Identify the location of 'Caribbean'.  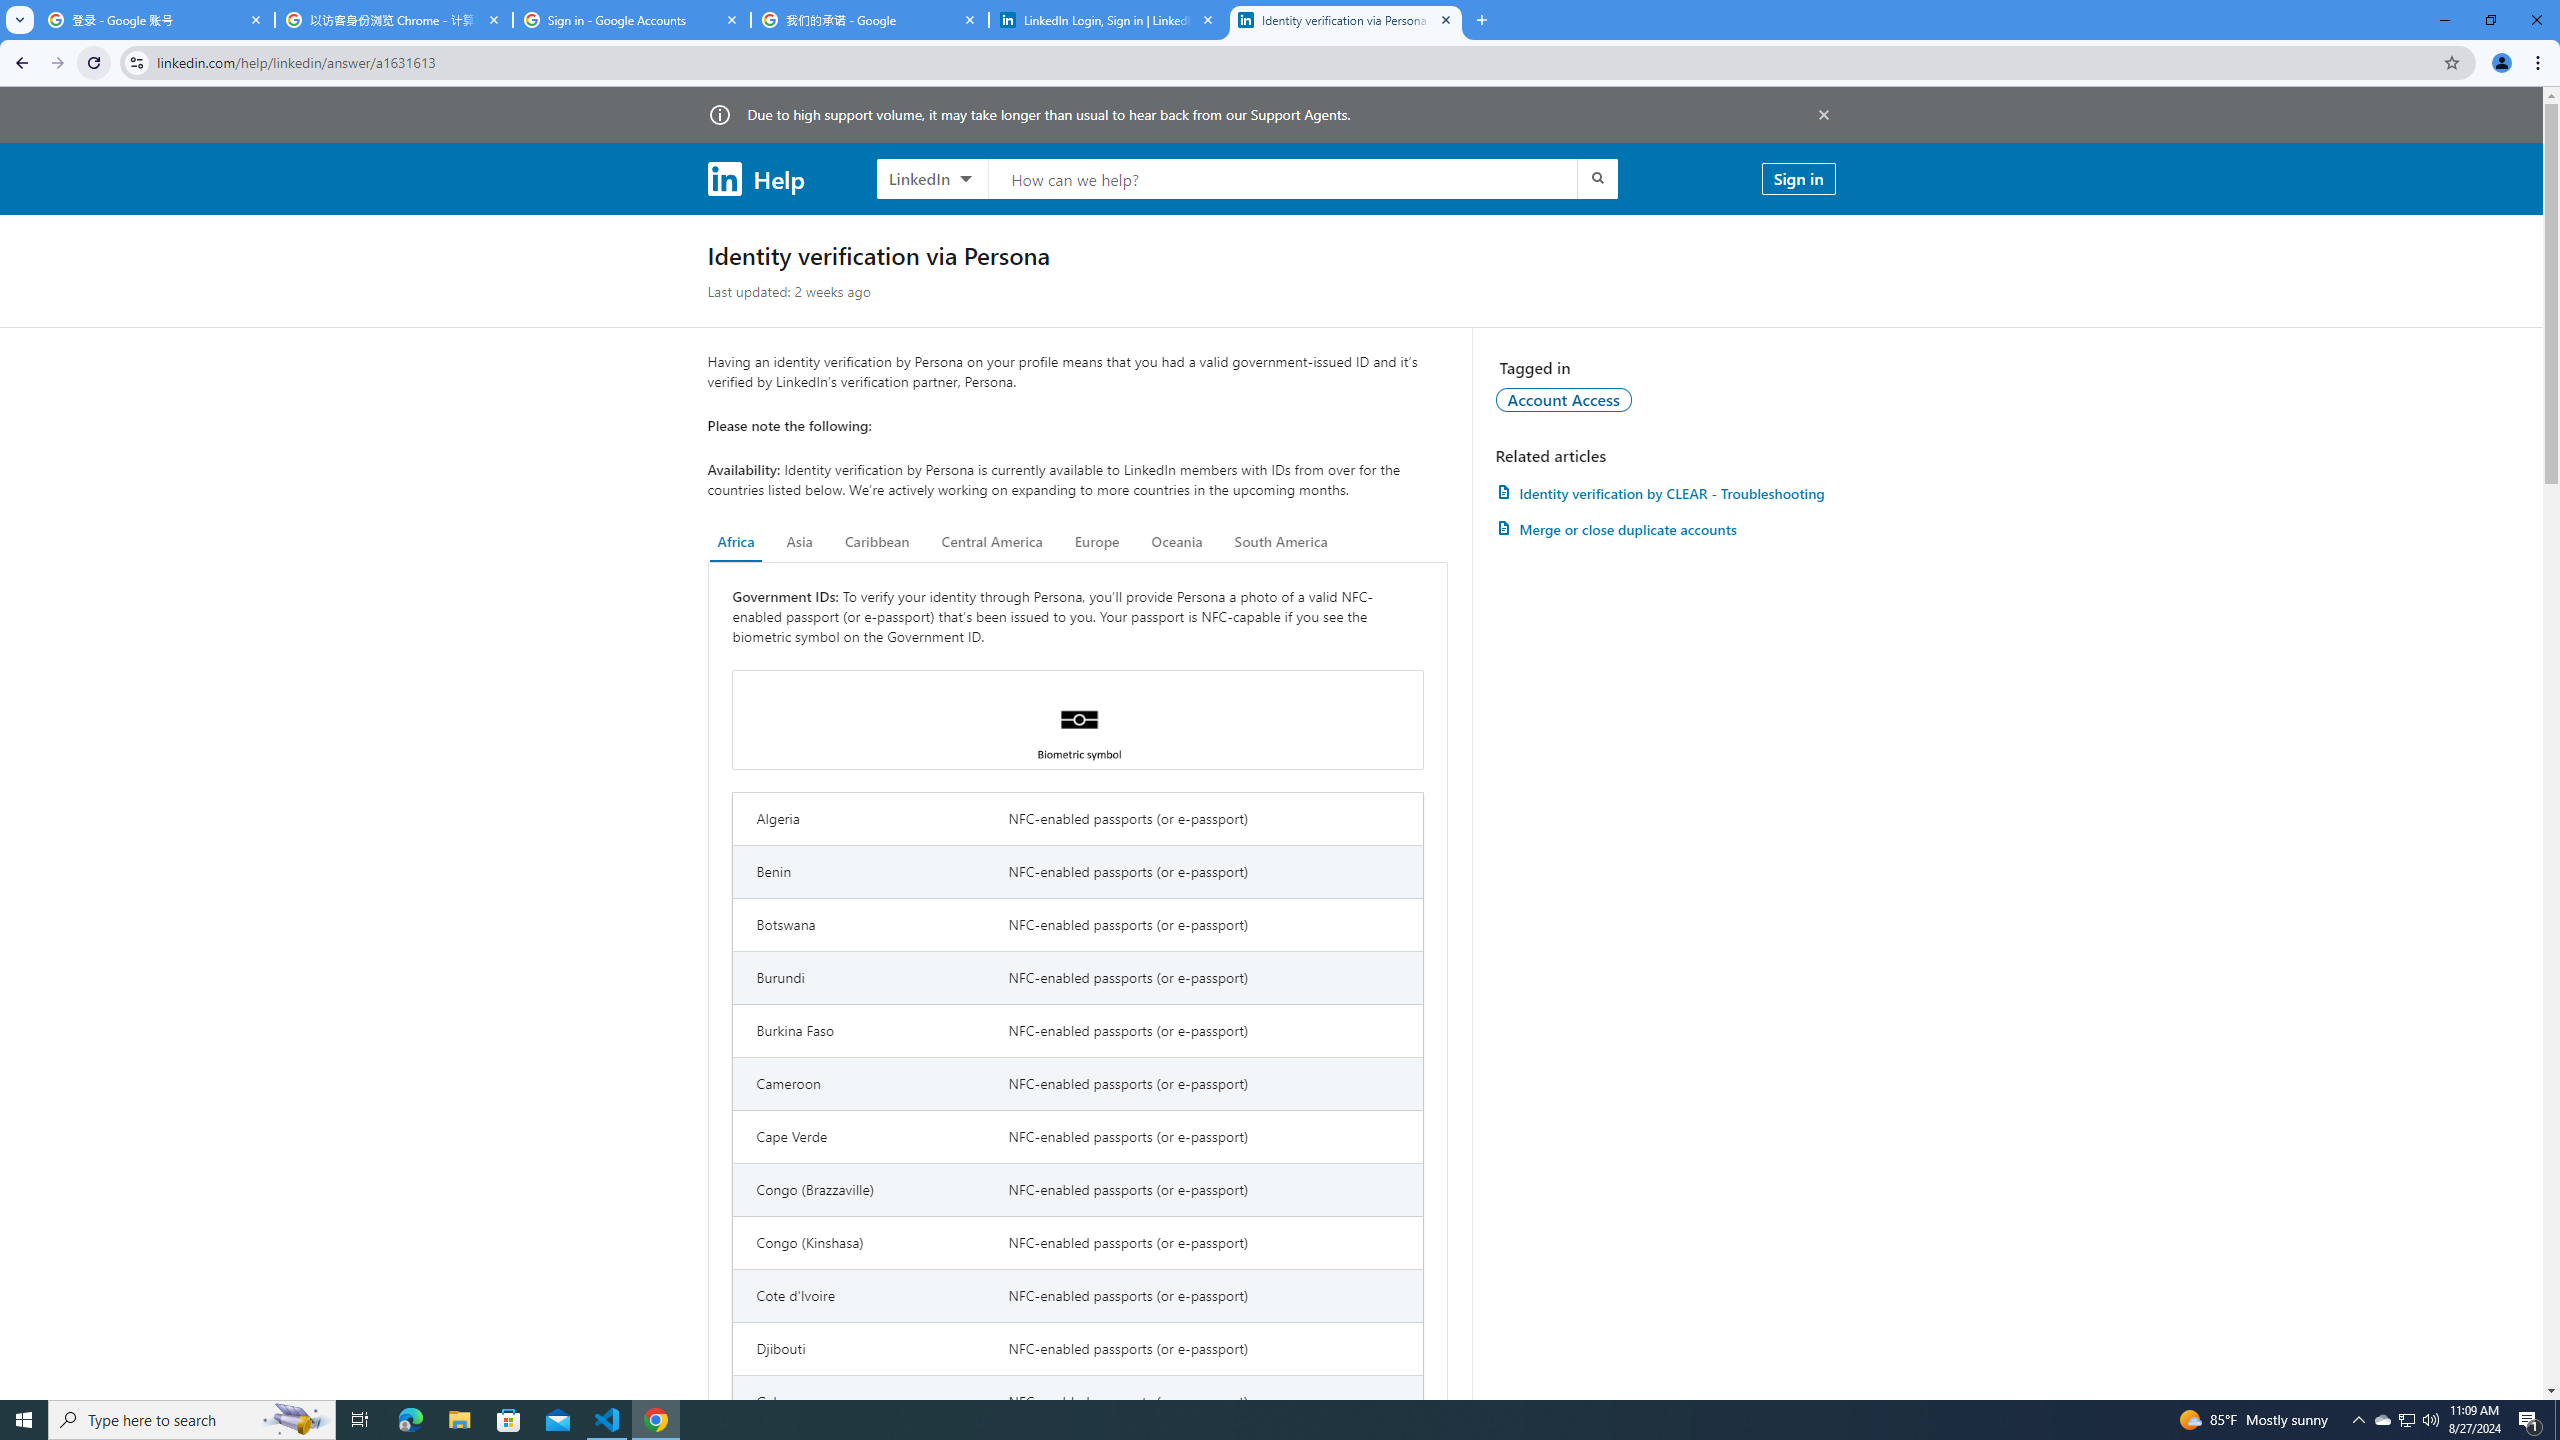
(877, 541).